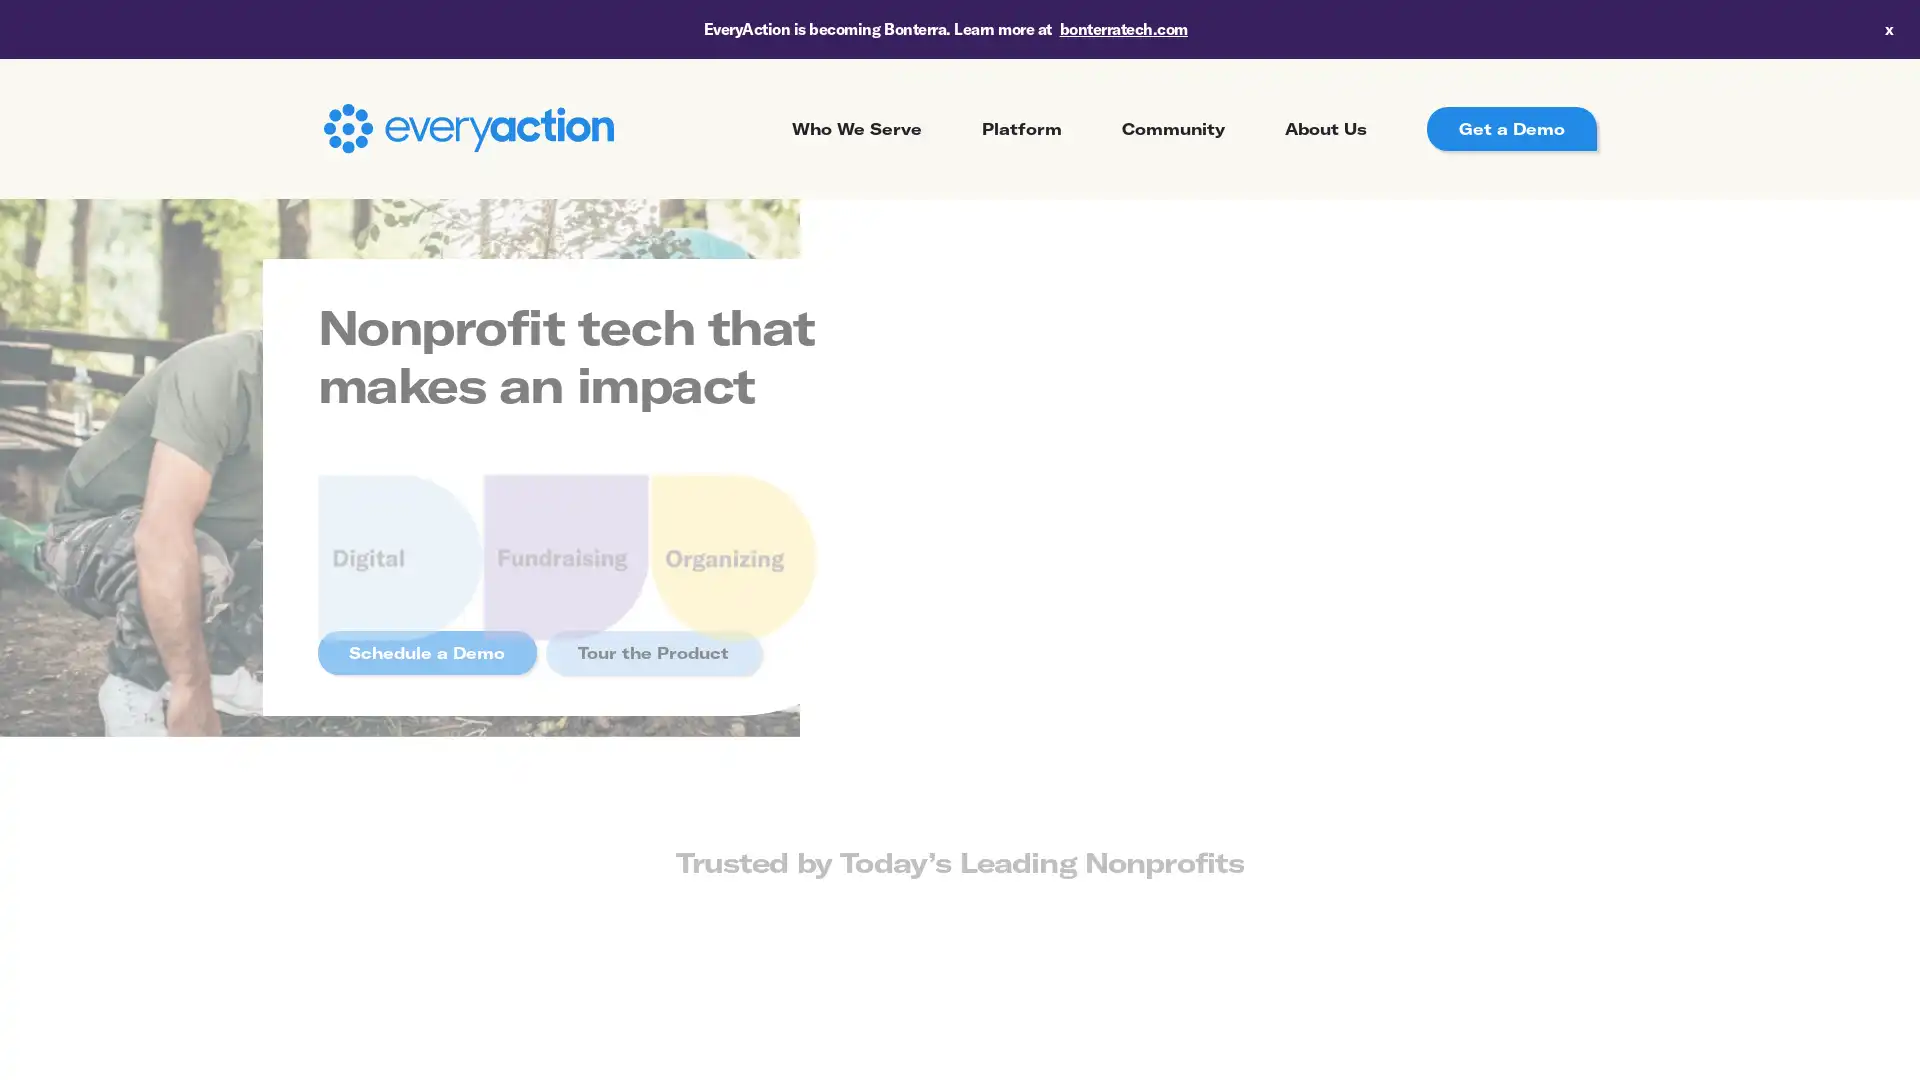 Image resolution: width=1920 pixels, height=1080 pixels. Describe the element at coordinates (413, 967) in the screenshot. I see `Previous` at that location.